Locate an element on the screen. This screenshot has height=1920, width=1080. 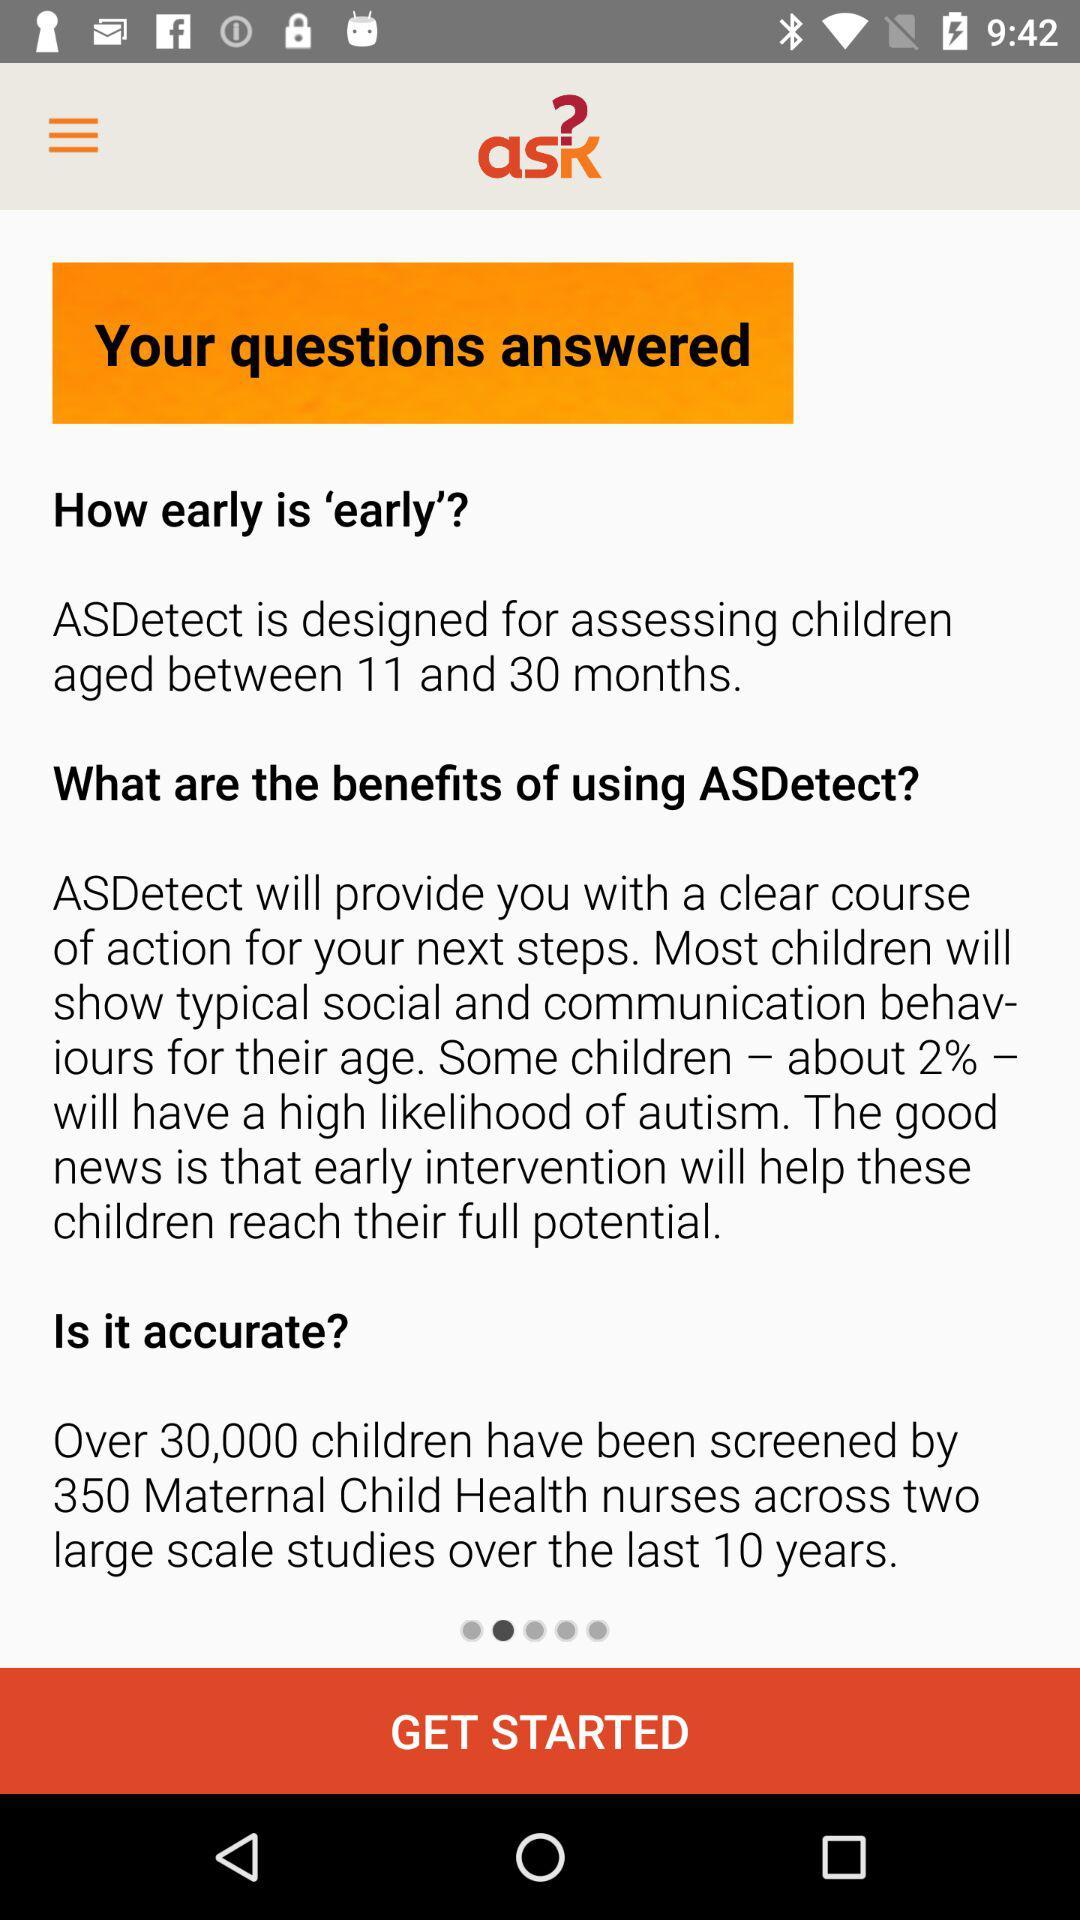
how early is icon is located at coordinates (540, 1035).